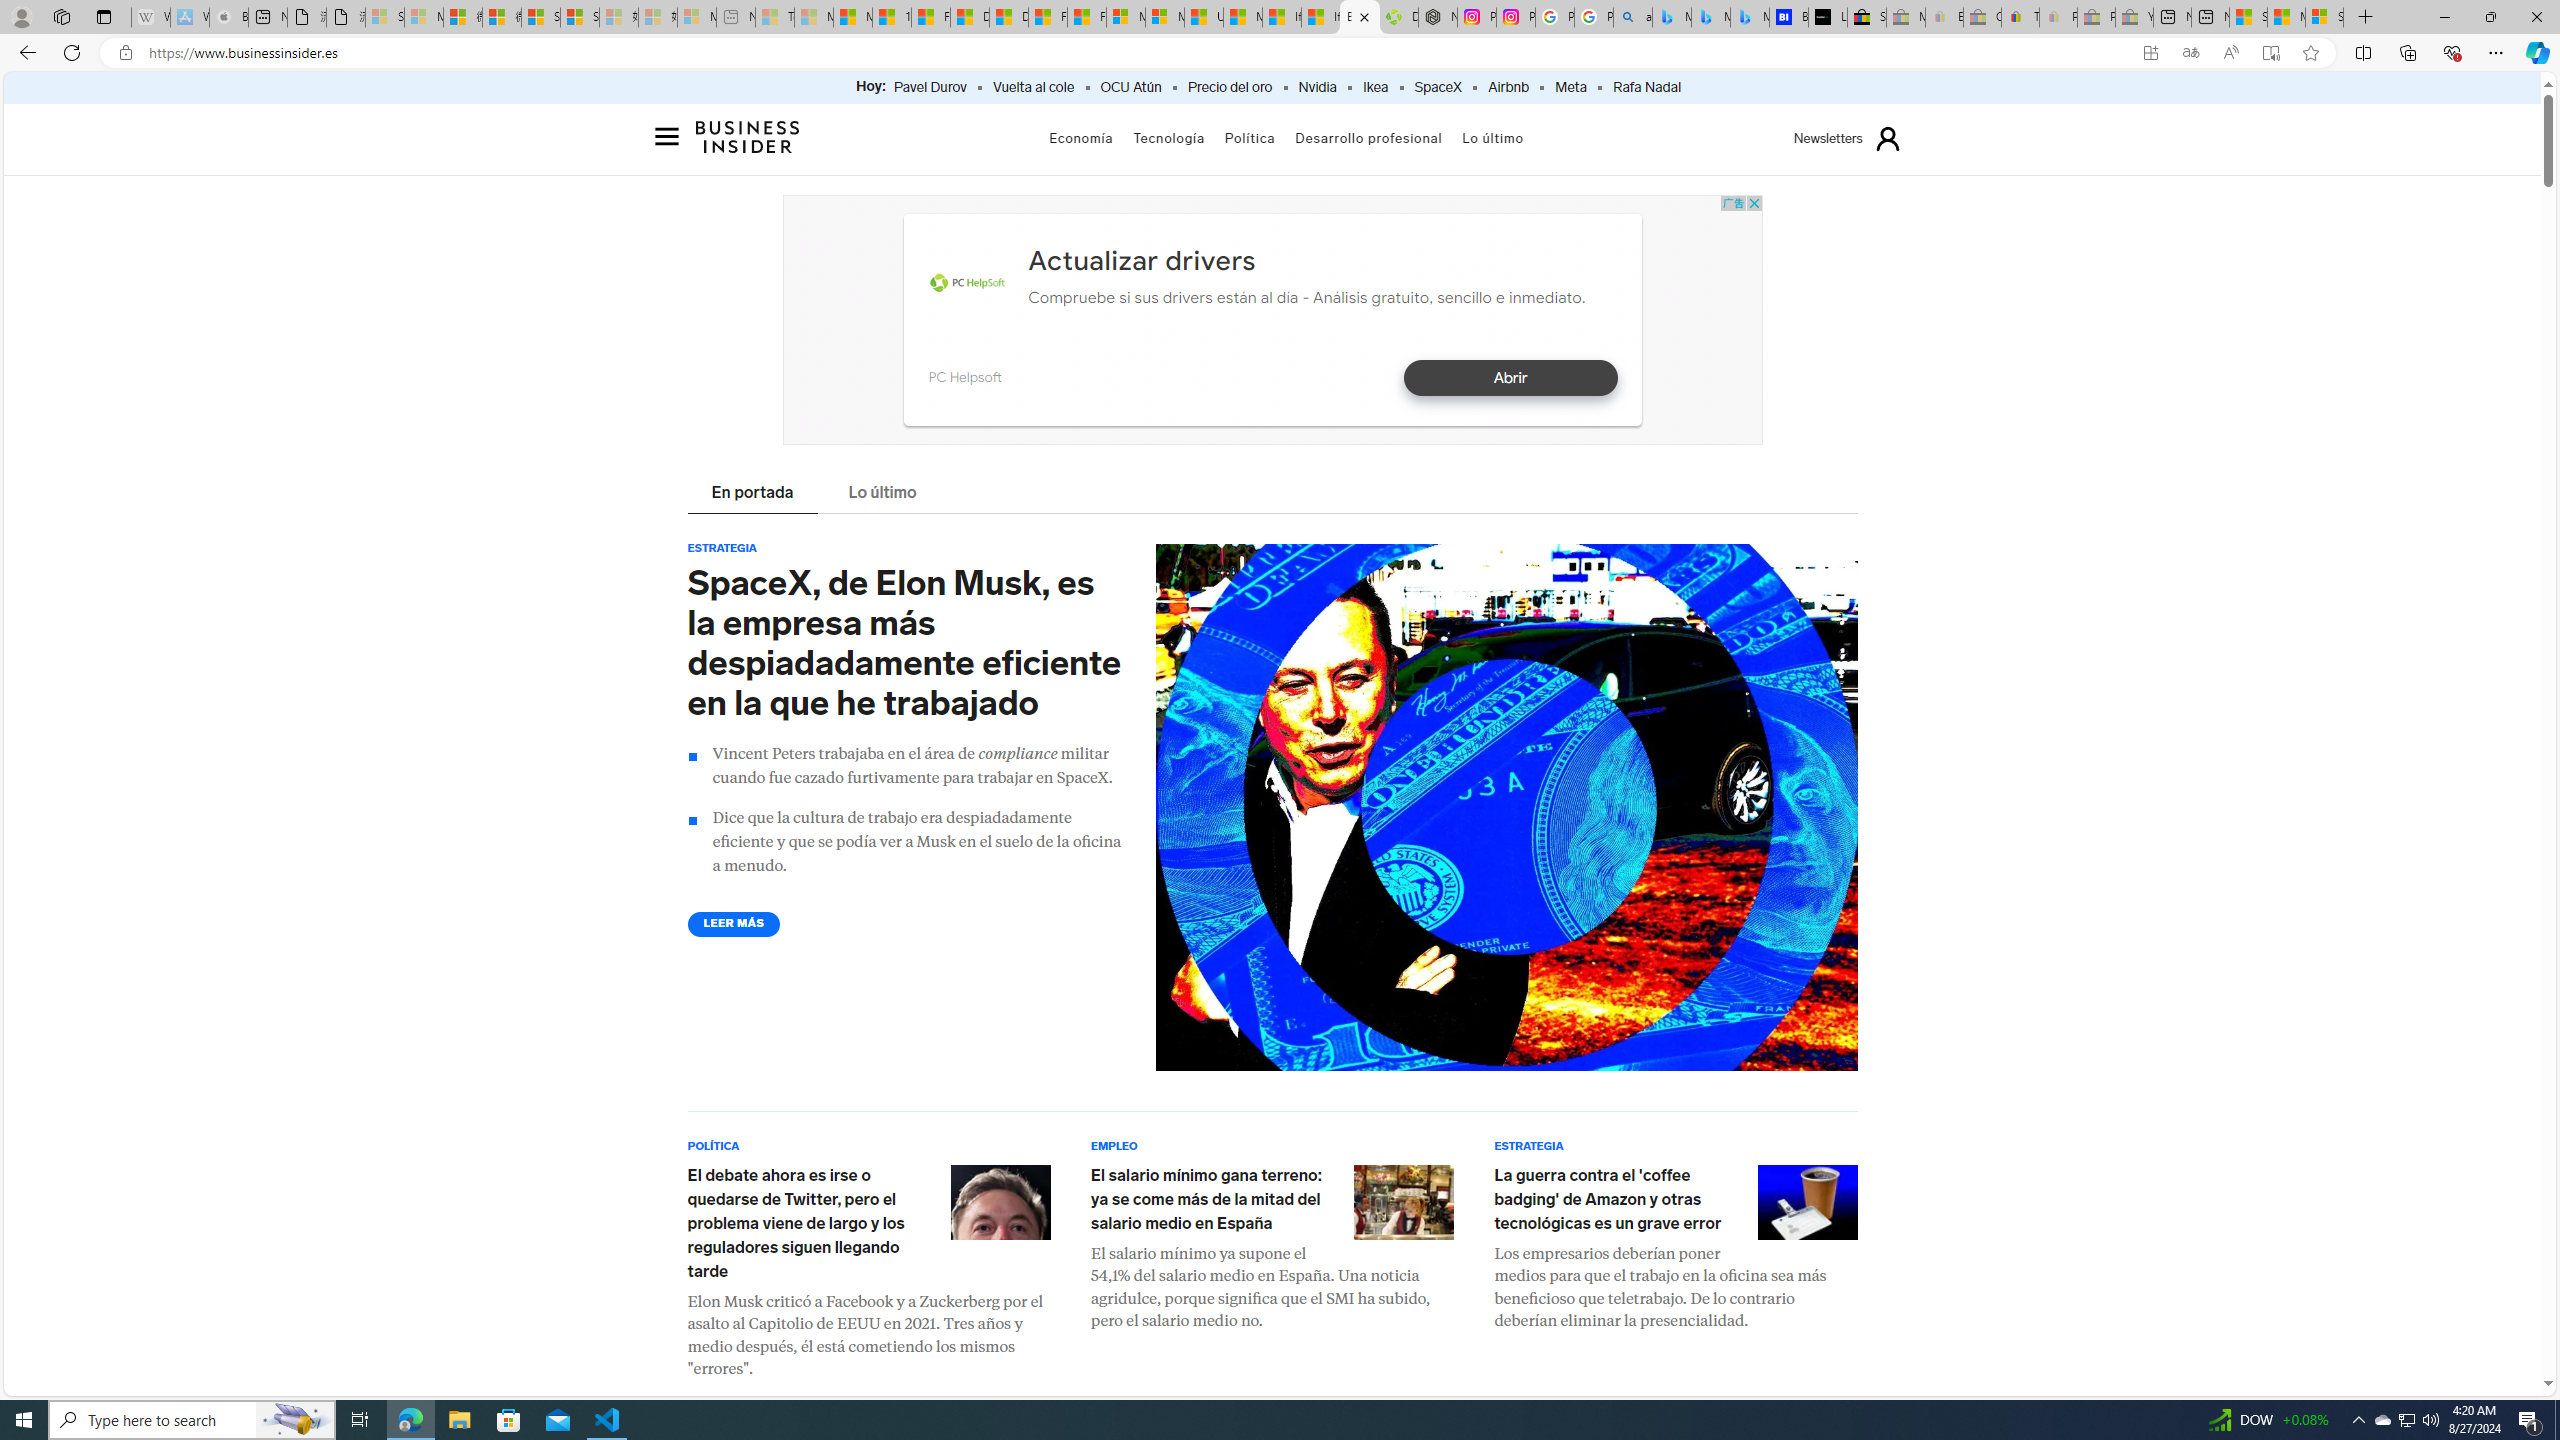 Image resolution: width=2560 pixels, height=1440 pixels. What do you see at coordinates (999, 1200) in the screenshot?
I see `'Elon Musk'` at bounding box center [999, 1200].